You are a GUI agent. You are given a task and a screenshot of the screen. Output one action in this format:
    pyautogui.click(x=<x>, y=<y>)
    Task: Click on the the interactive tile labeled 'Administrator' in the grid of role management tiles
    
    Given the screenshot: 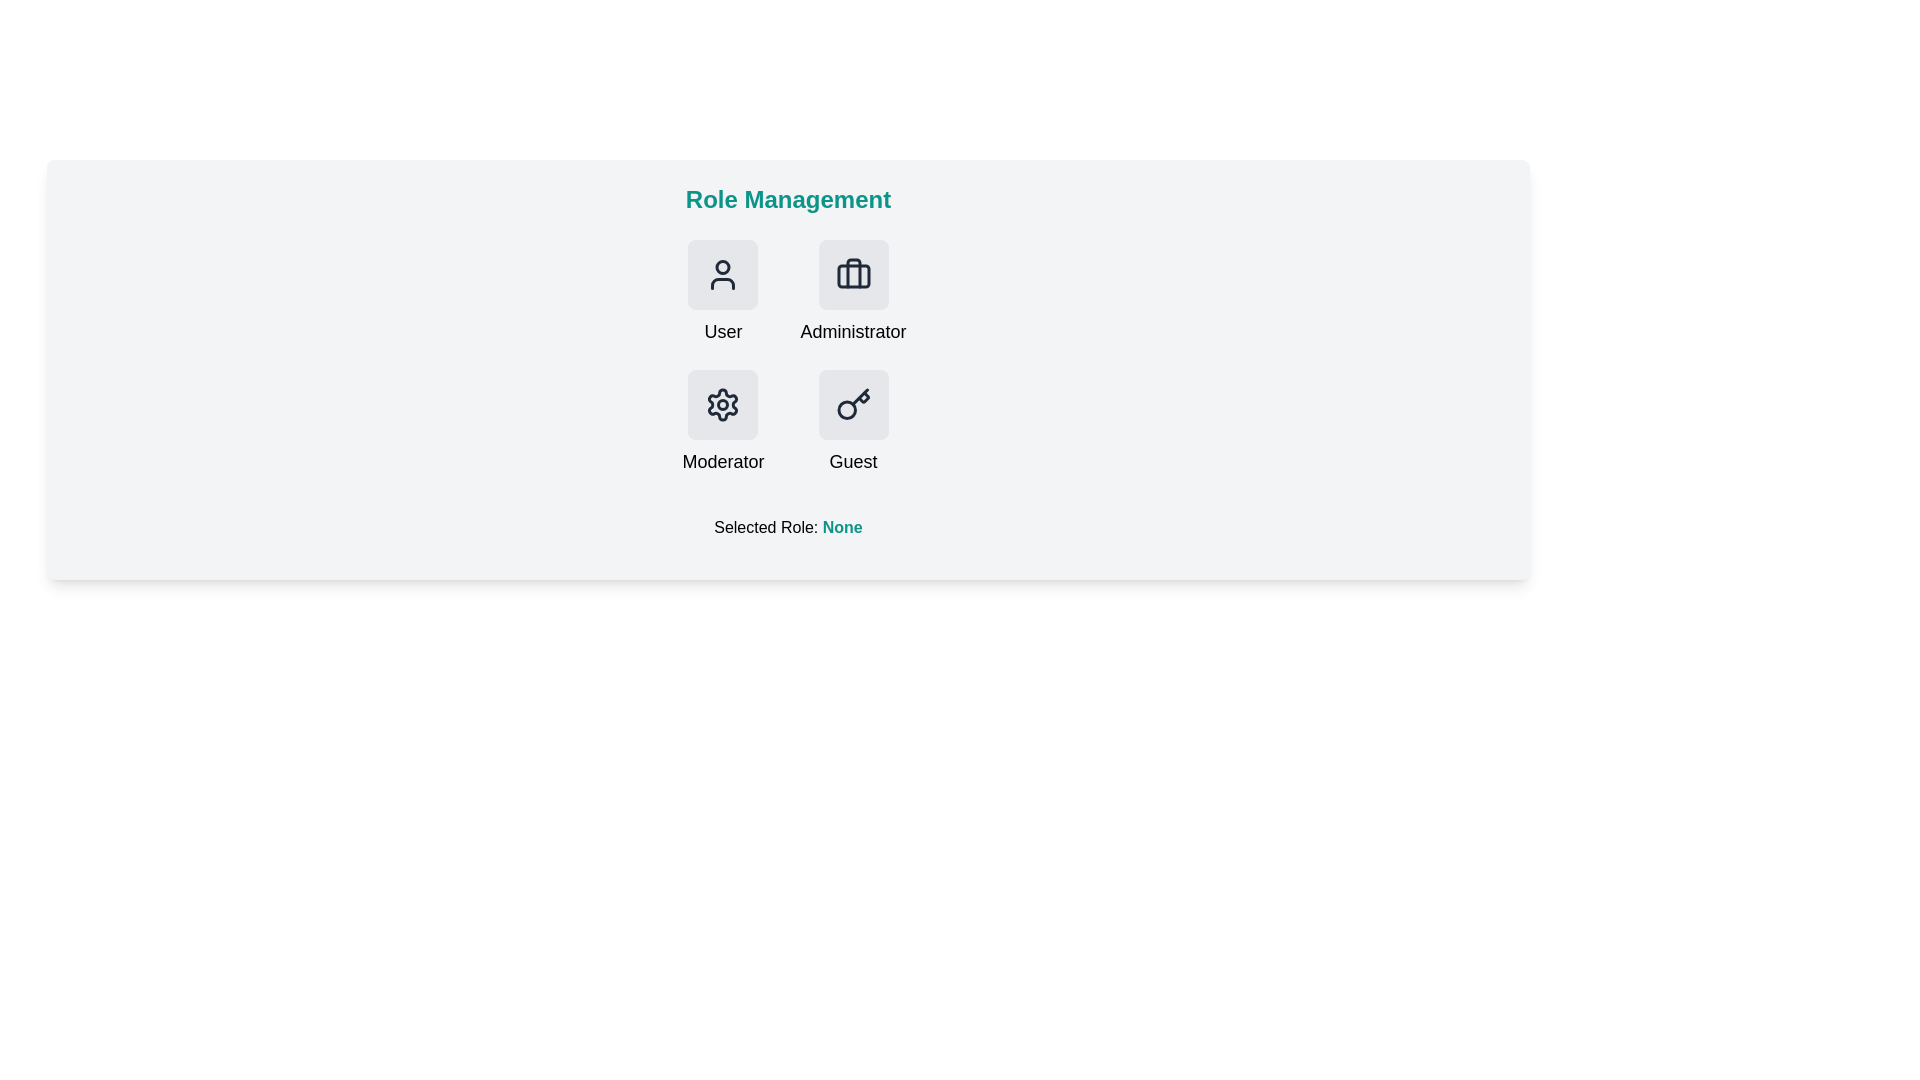 What is the action you would take?
    pyautogui.click(x=787, y=357)
    